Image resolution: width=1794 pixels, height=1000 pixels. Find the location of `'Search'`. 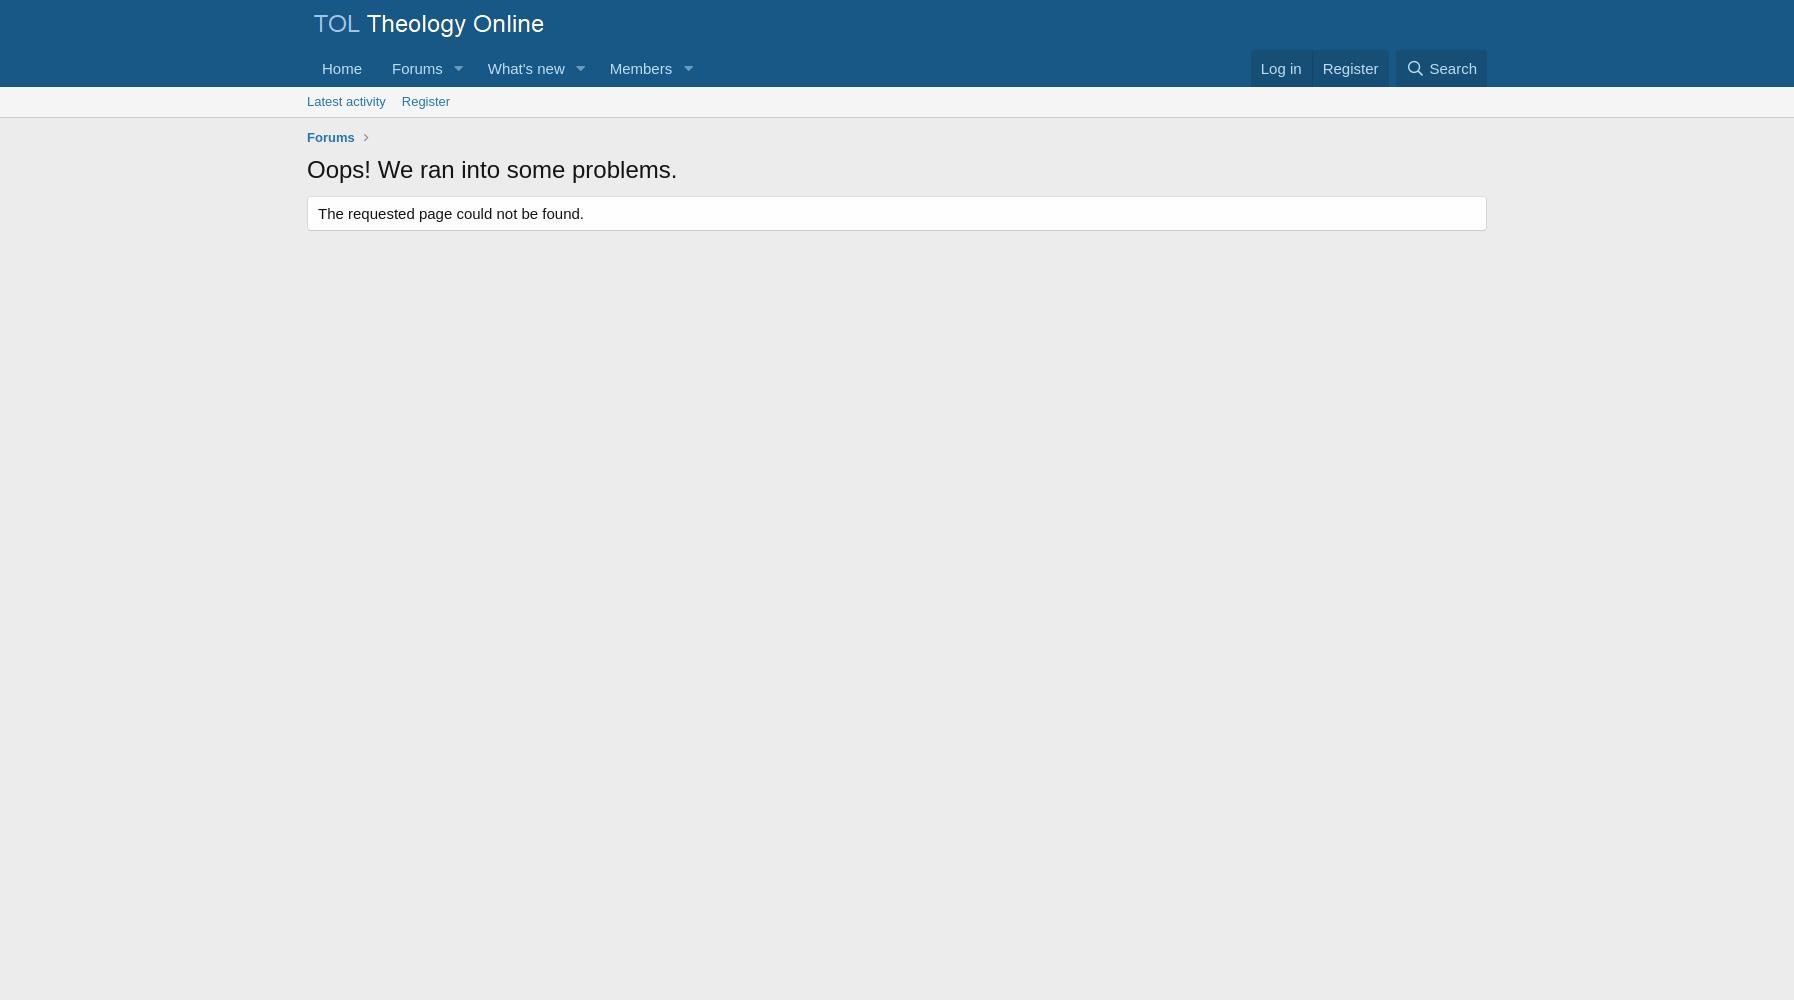

'Search' is located at coordinates (1452, 67).